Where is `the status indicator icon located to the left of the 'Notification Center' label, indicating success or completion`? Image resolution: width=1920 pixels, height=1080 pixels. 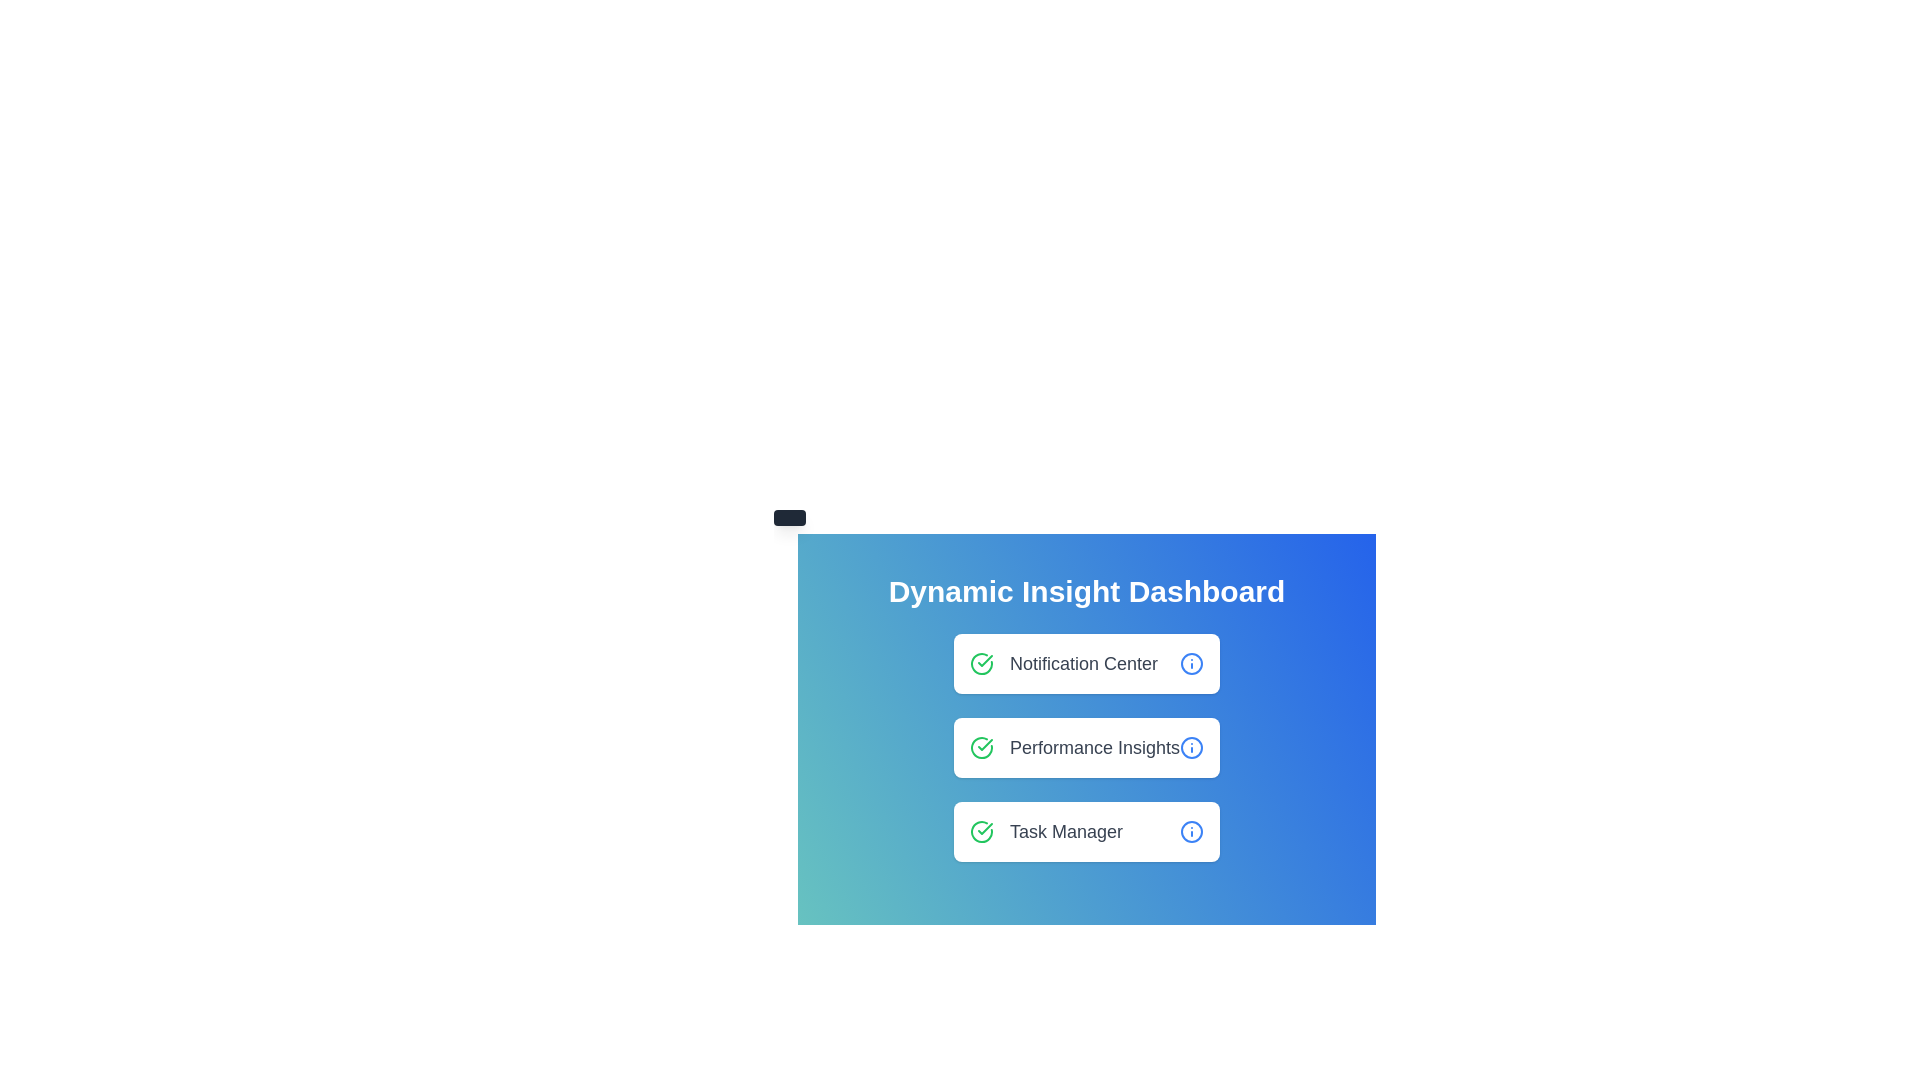
the status indicator icon located to the left of the 'Notification Center' label, indicating success or completion is located at coordinates (981, 663).